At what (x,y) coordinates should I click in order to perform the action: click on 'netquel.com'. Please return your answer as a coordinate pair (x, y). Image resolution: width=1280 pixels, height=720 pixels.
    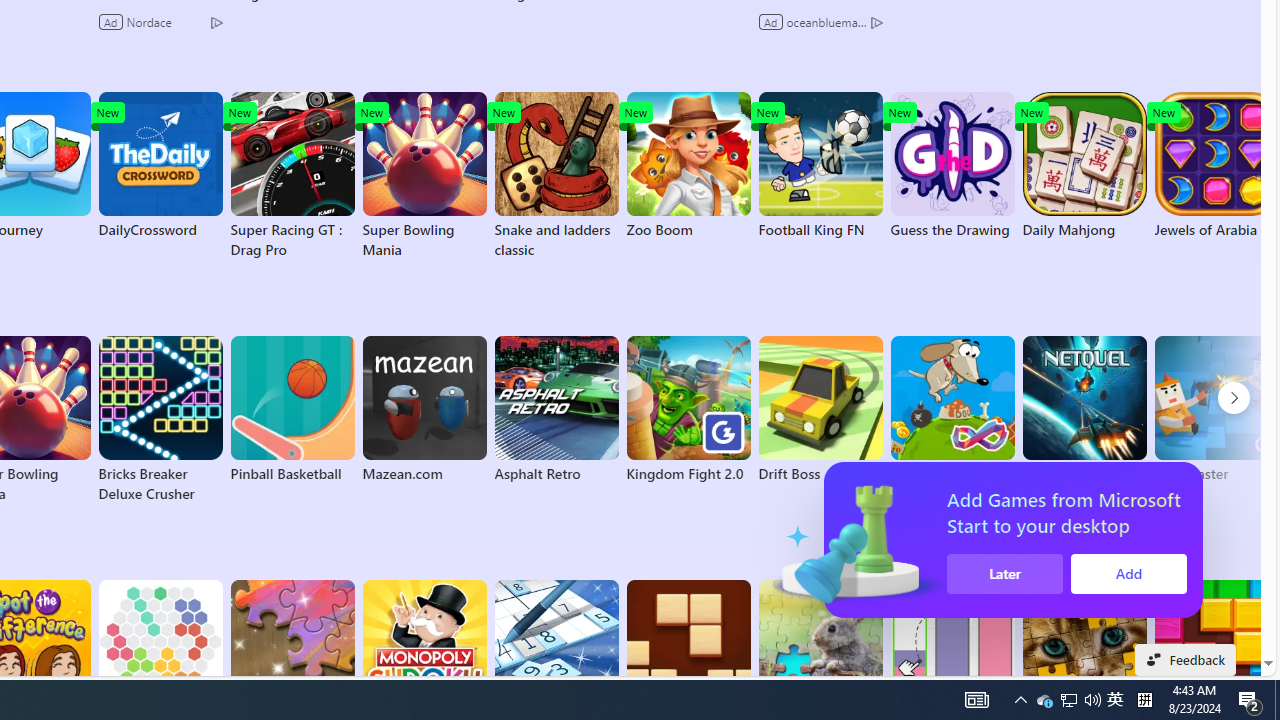
    Looking at the image, I should click on (1083, 409).